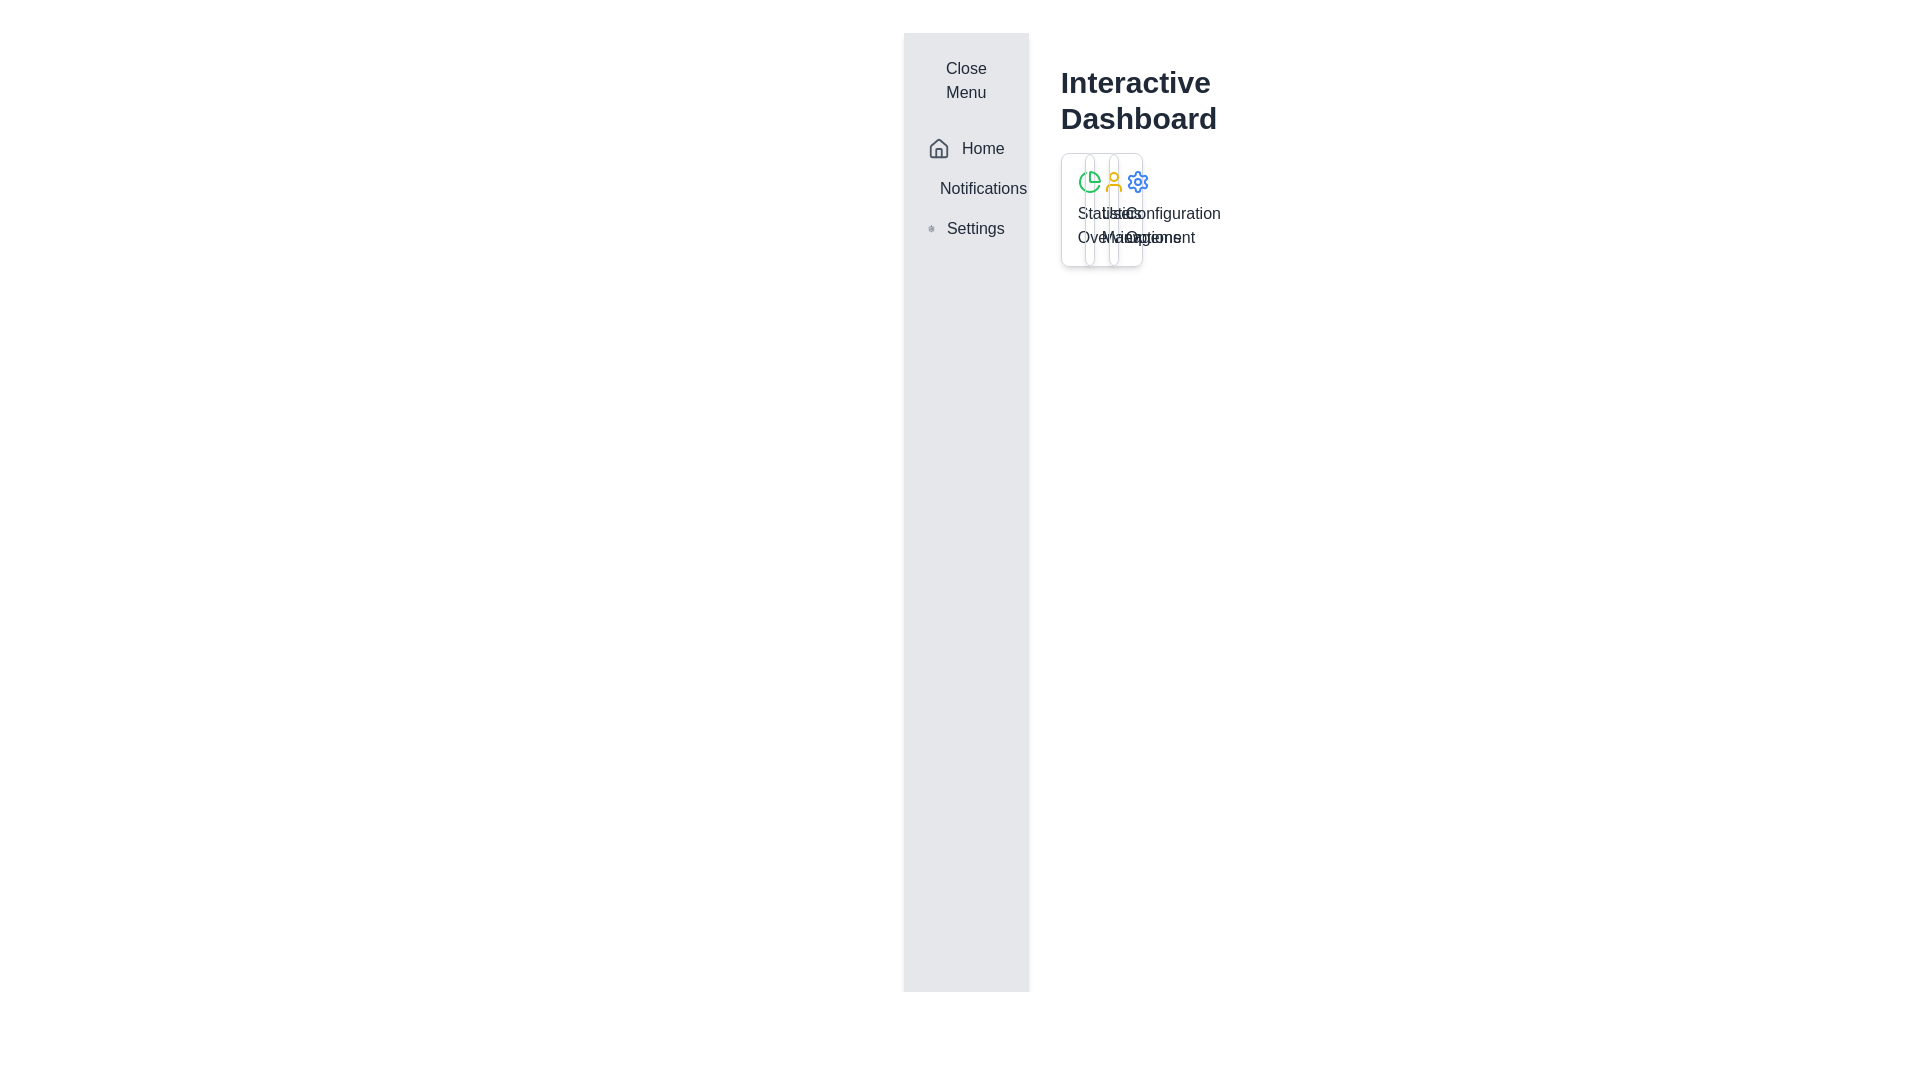 Image resolution: width=1920 pixels, height=1080 pixels. Describe the element at coordinates (1088, 181) in the screenshot. I see `the green pie chart icon located in the upper-left corner of the 'Statistics Overview' section` at that location.